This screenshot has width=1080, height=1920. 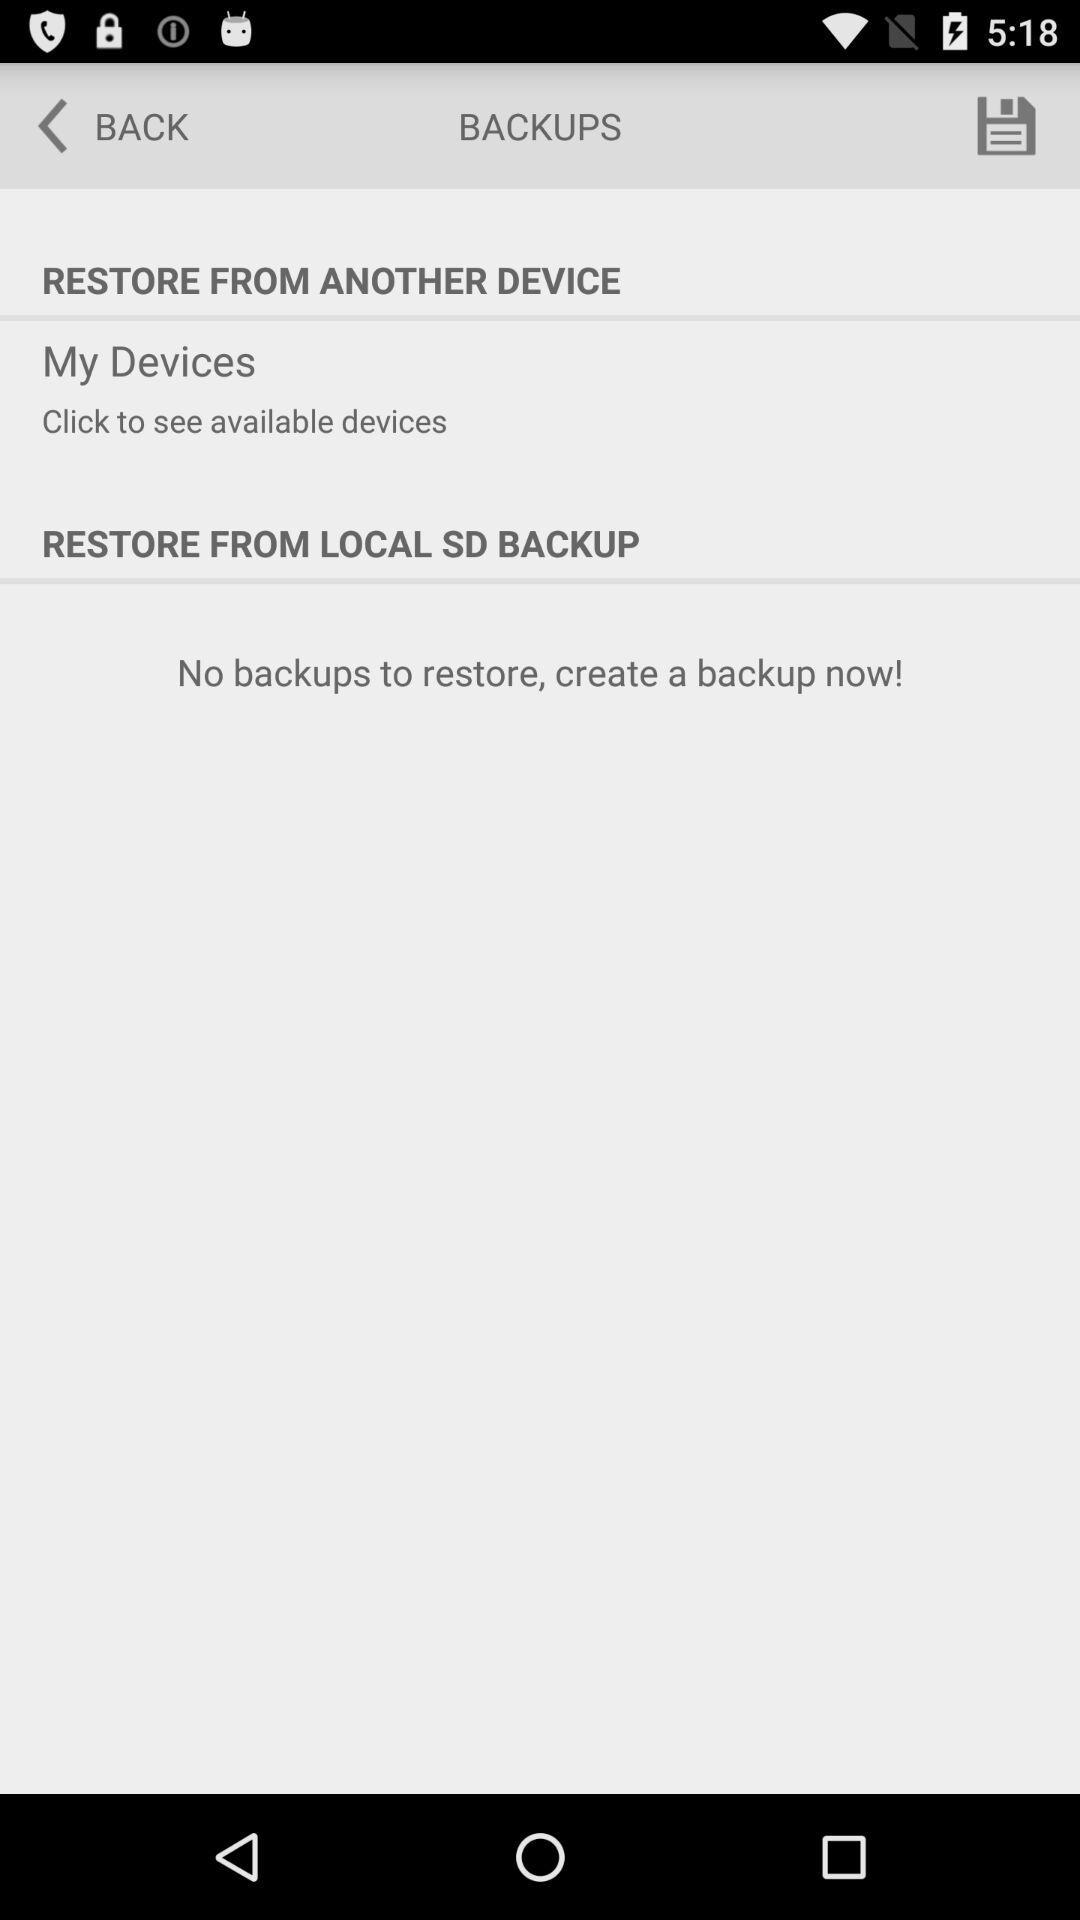 What do you see at coordinates (99, 124) in the screenshot?
I see `back` at bounding box center [99, 124].